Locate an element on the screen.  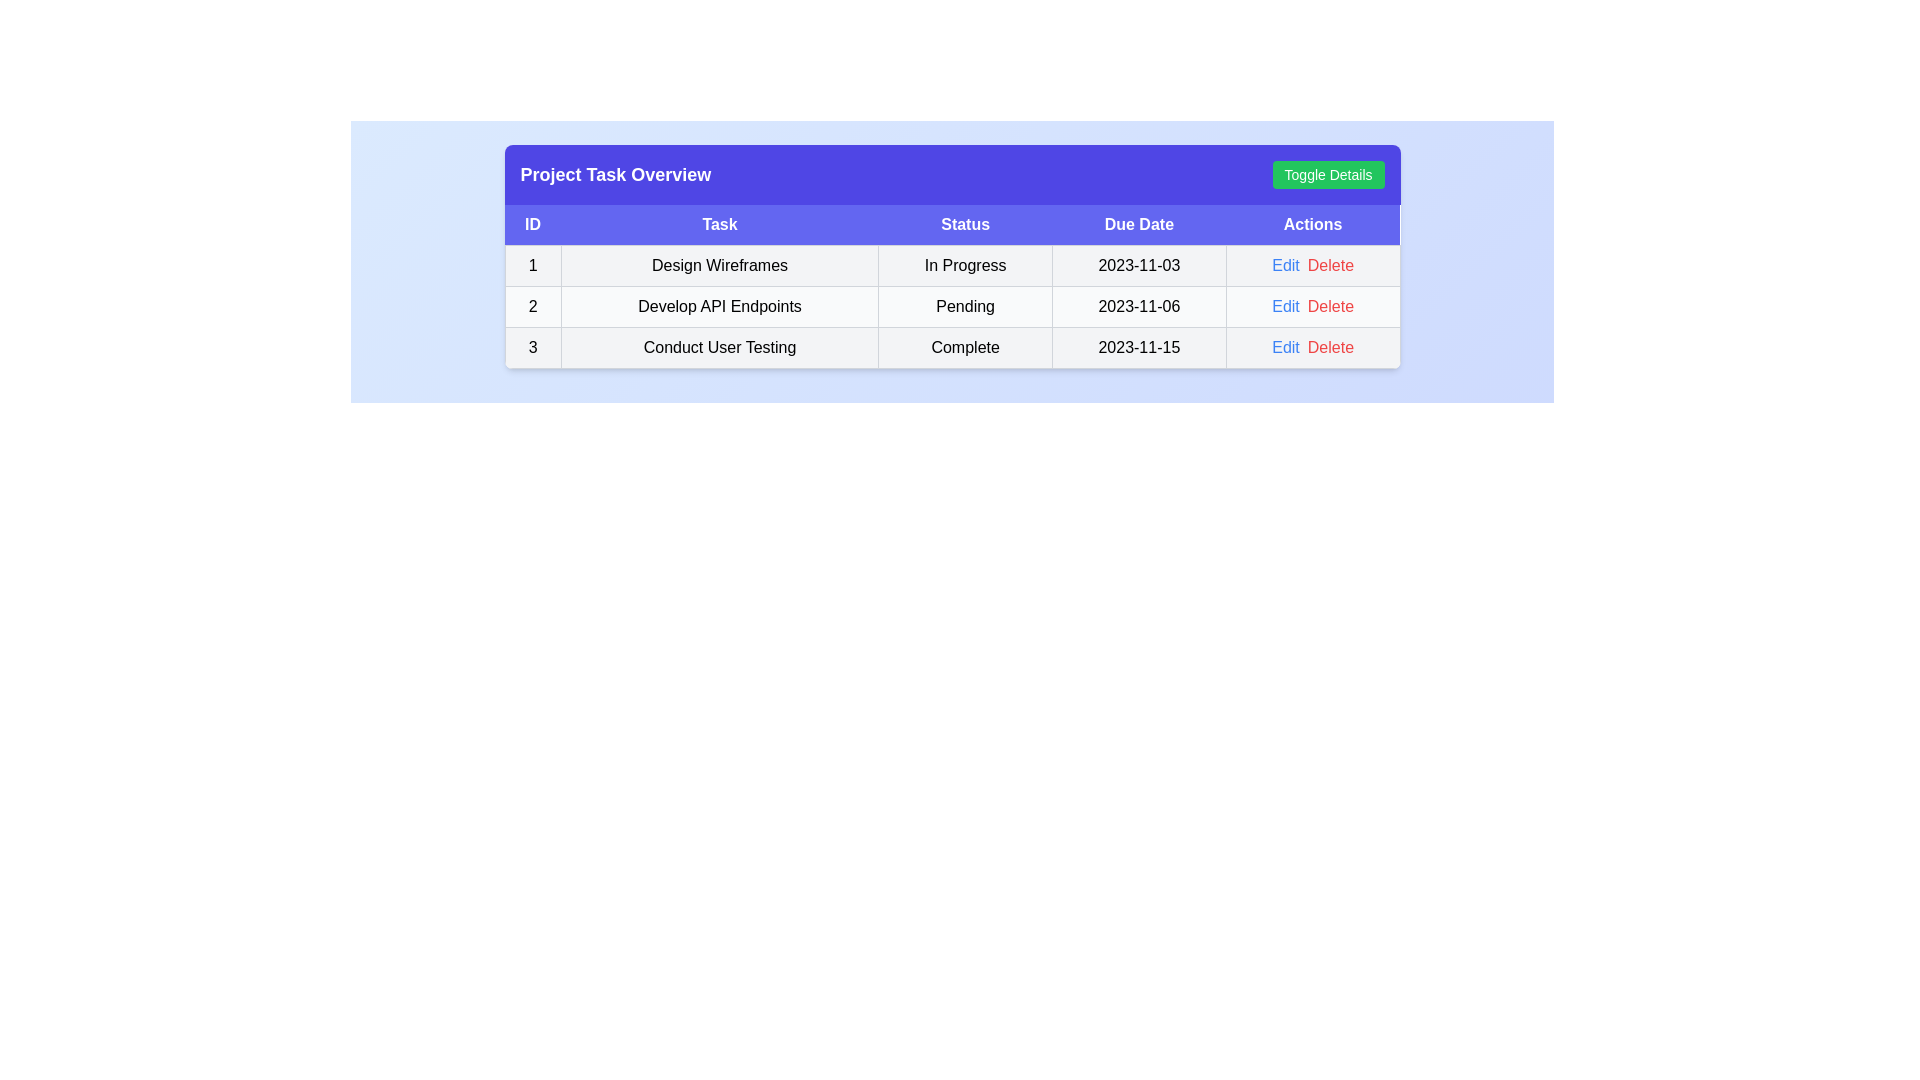
the row corresponding to task ID 2 to highlight it is located at coordinates (951, 307).